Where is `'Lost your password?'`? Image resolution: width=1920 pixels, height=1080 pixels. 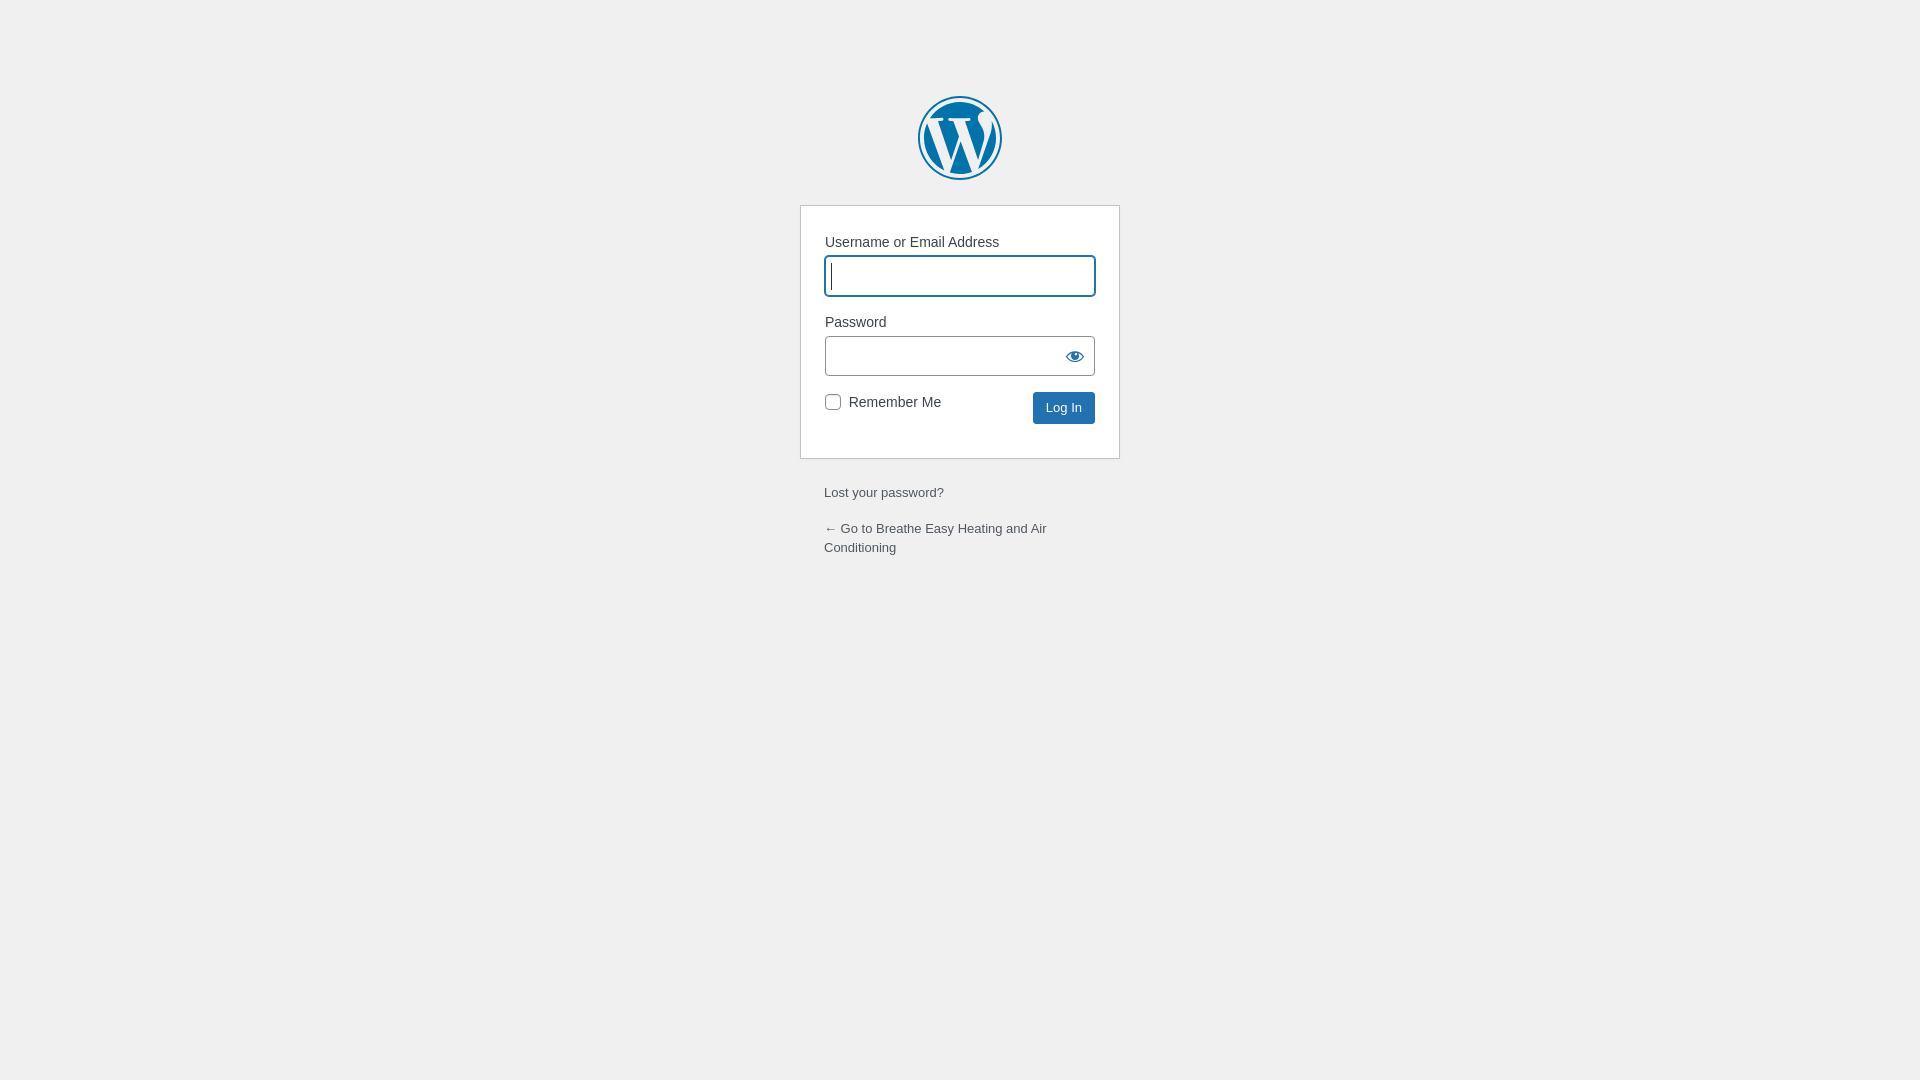
'Lost your password?' is located at coordinates (882, 492).